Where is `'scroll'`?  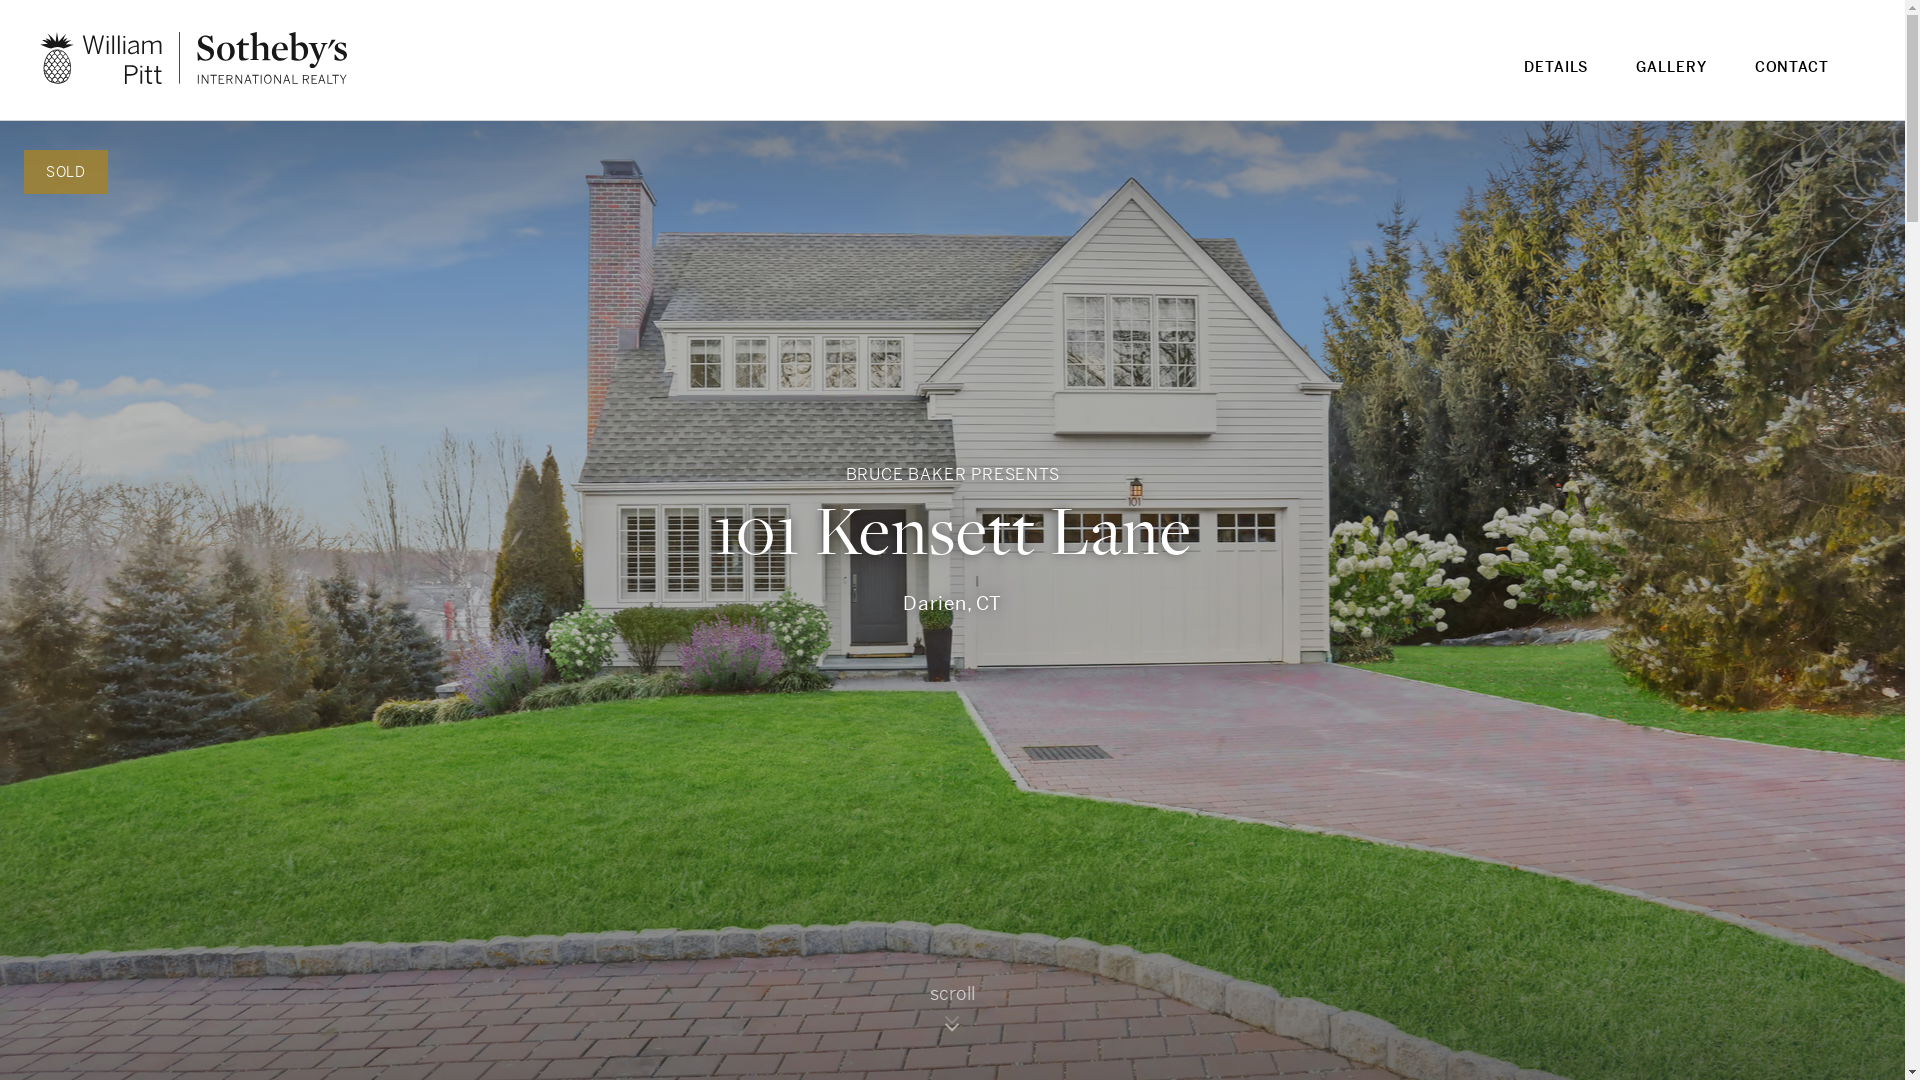 'scroll' is located at coordinates (952, 1015).